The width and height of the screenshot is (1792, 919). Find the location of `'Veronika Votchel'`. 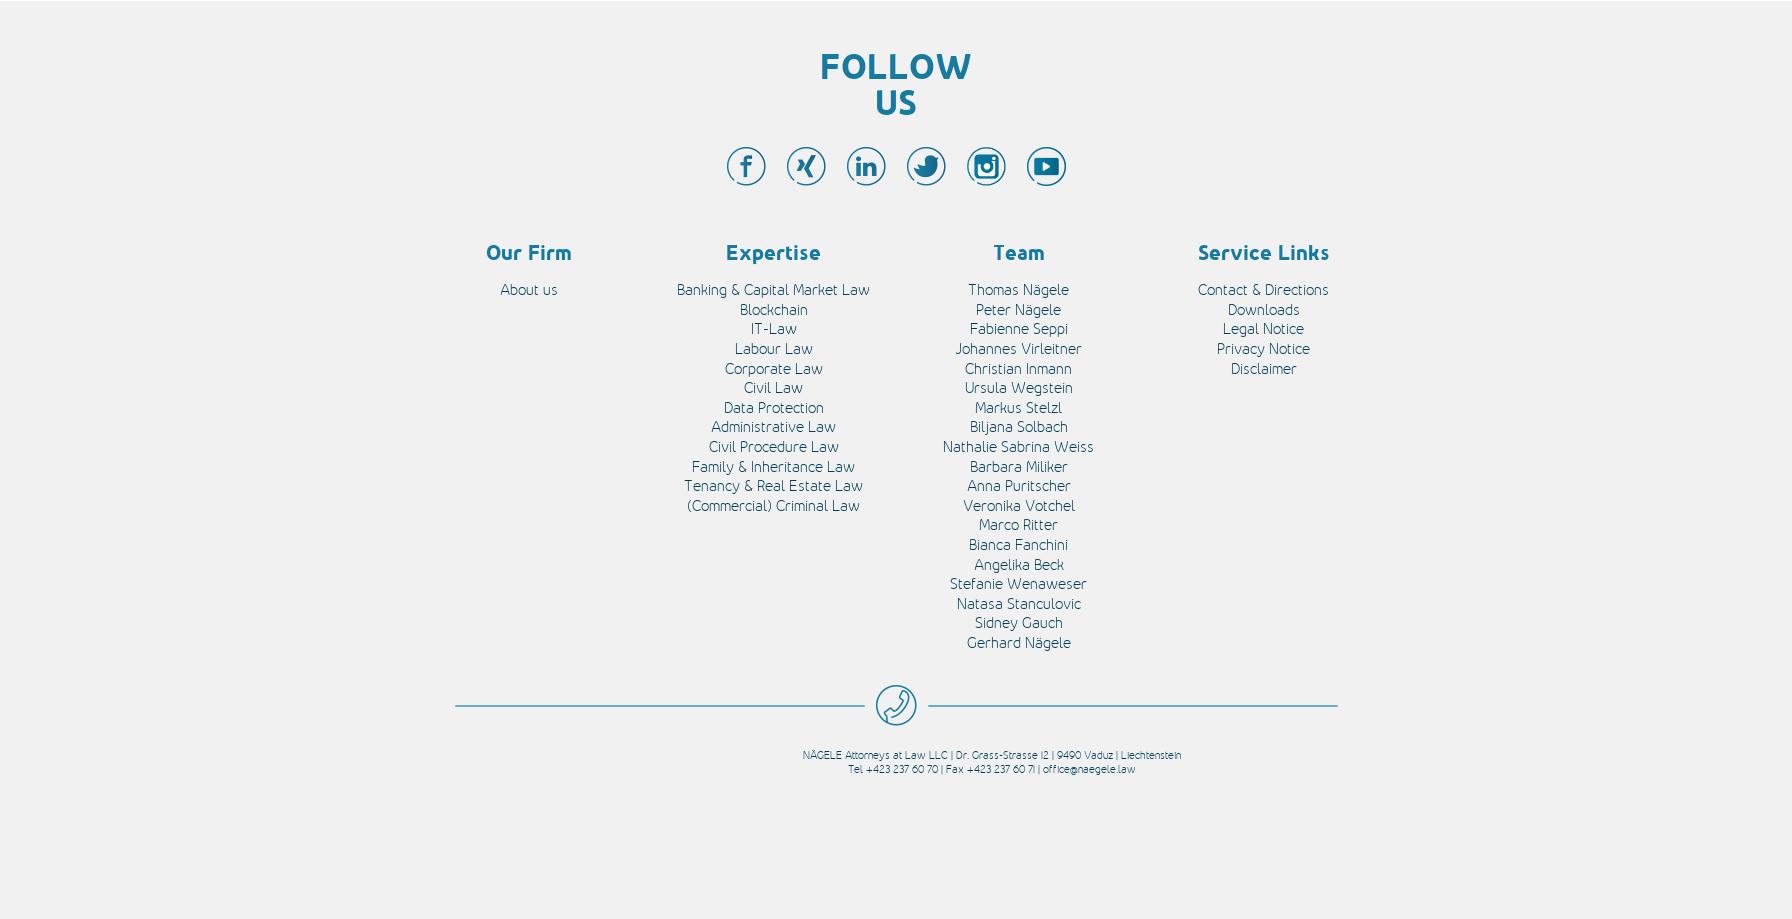

'Veronika Votchel' is located at coordinates (1017, 503).